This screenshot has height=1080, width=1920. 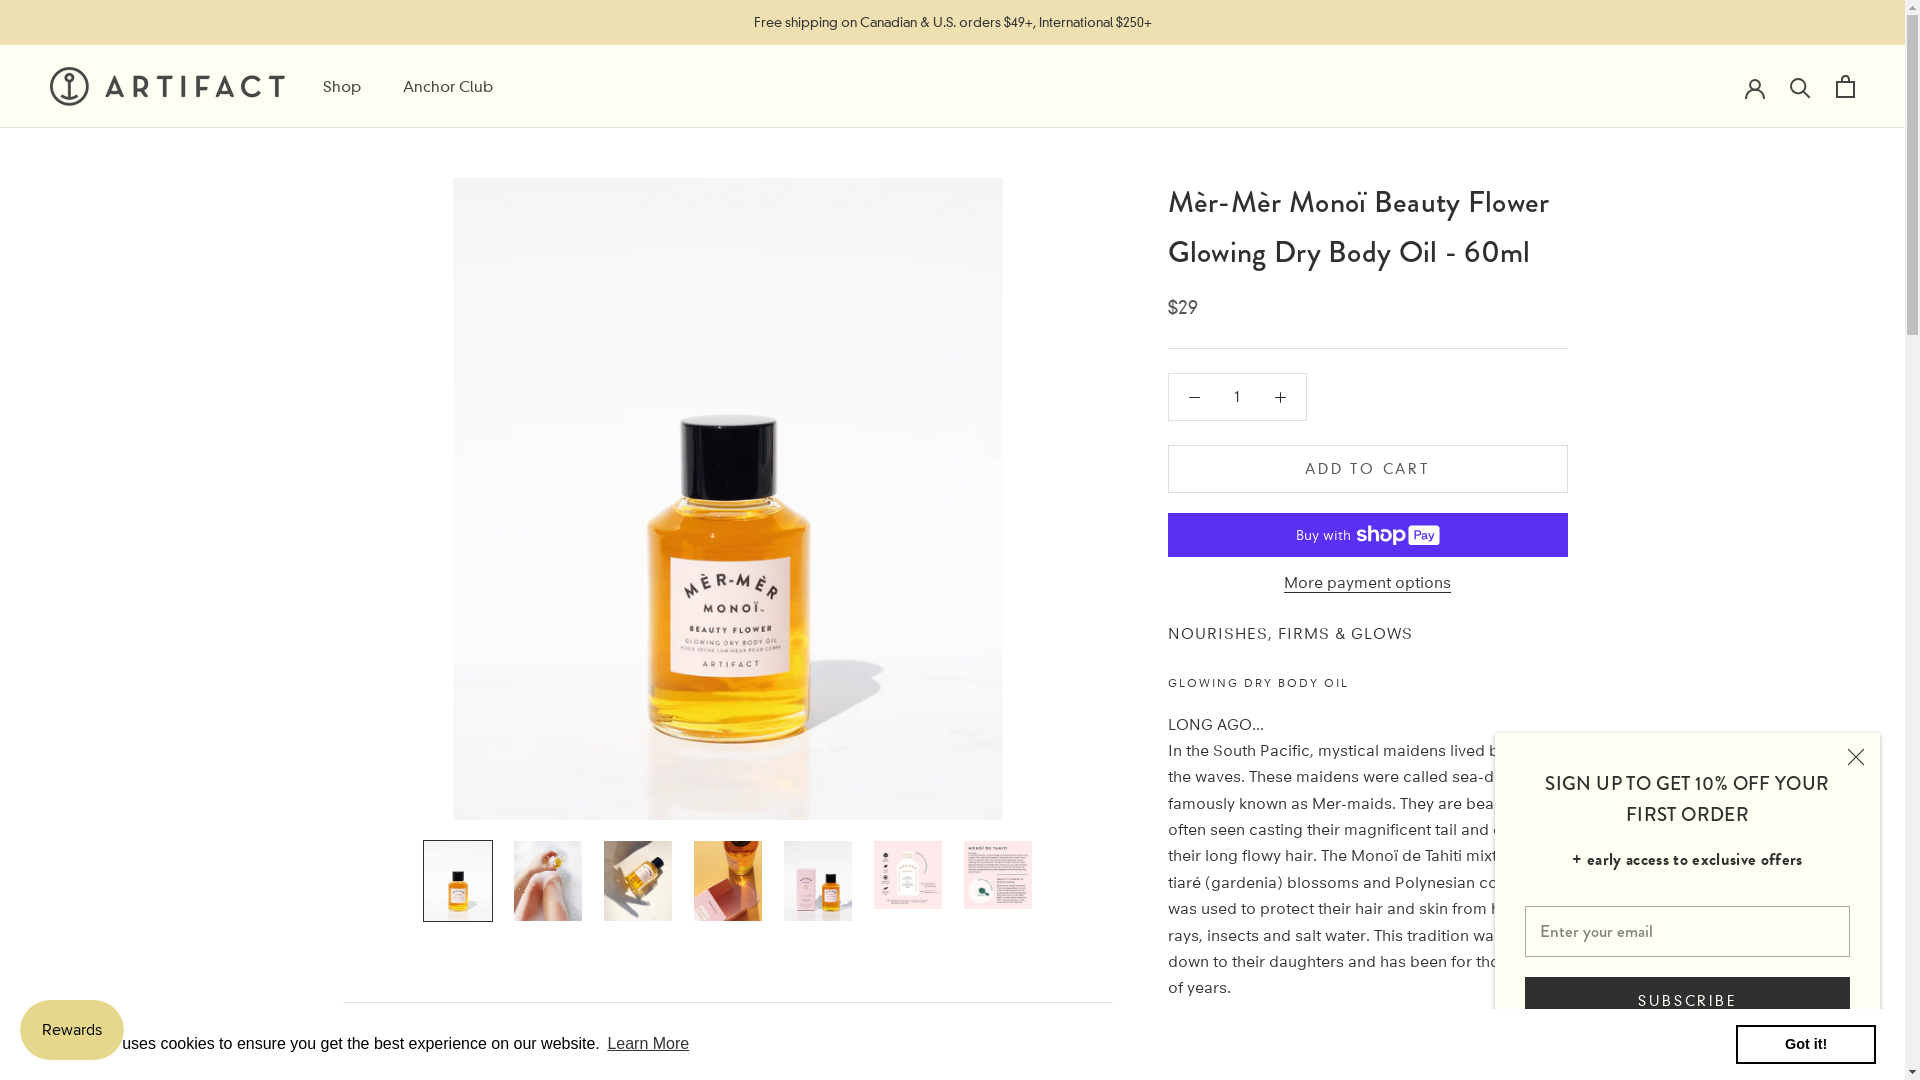 What do you see at coordinates (1367, 469) in the screenshot?
I see `'ADD TO CART'` at bounding box center [1367, 469].